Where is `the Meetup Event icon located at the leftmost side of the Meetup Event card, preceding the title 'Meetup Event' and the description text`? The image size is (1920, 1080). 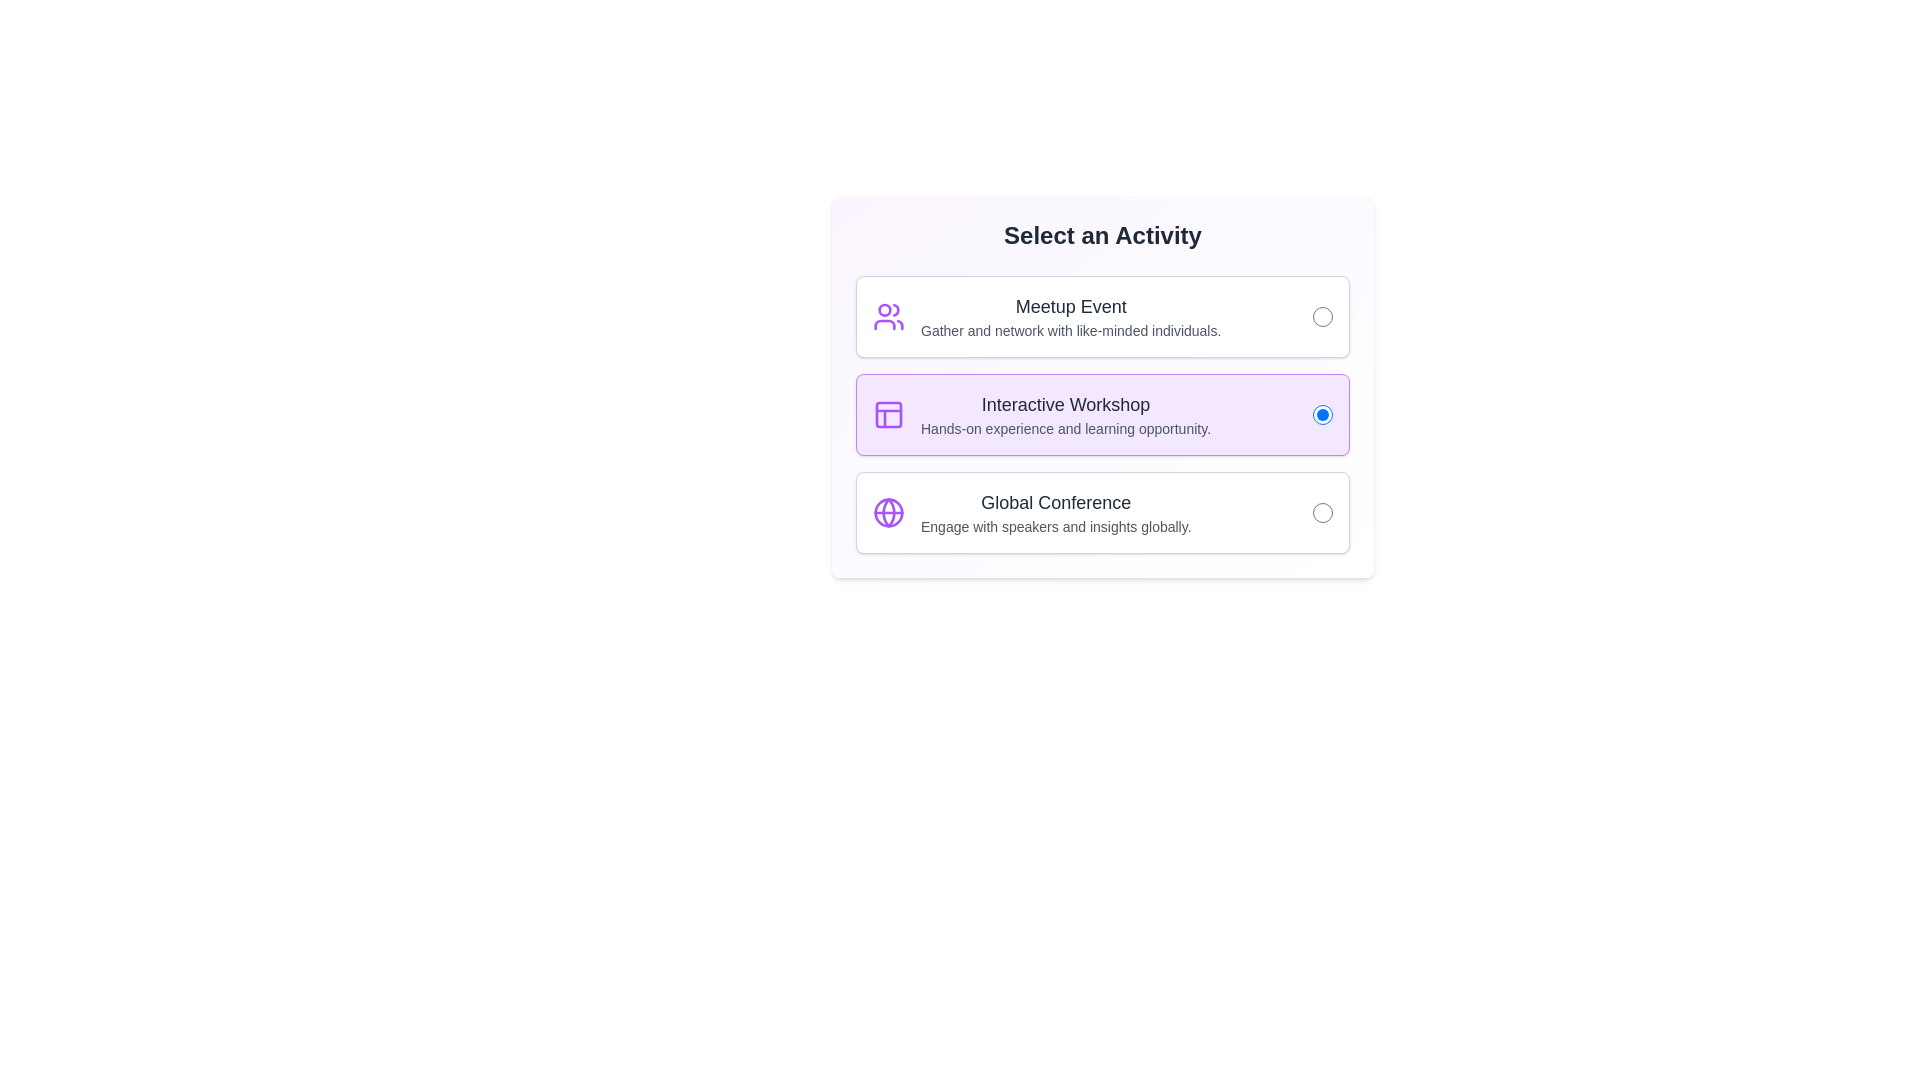
the Meetup Event icon located at the leftmost side of the Meetup Event card, preceding the title 'Meetup Event' and the description text is located at coordinates (887, 315).